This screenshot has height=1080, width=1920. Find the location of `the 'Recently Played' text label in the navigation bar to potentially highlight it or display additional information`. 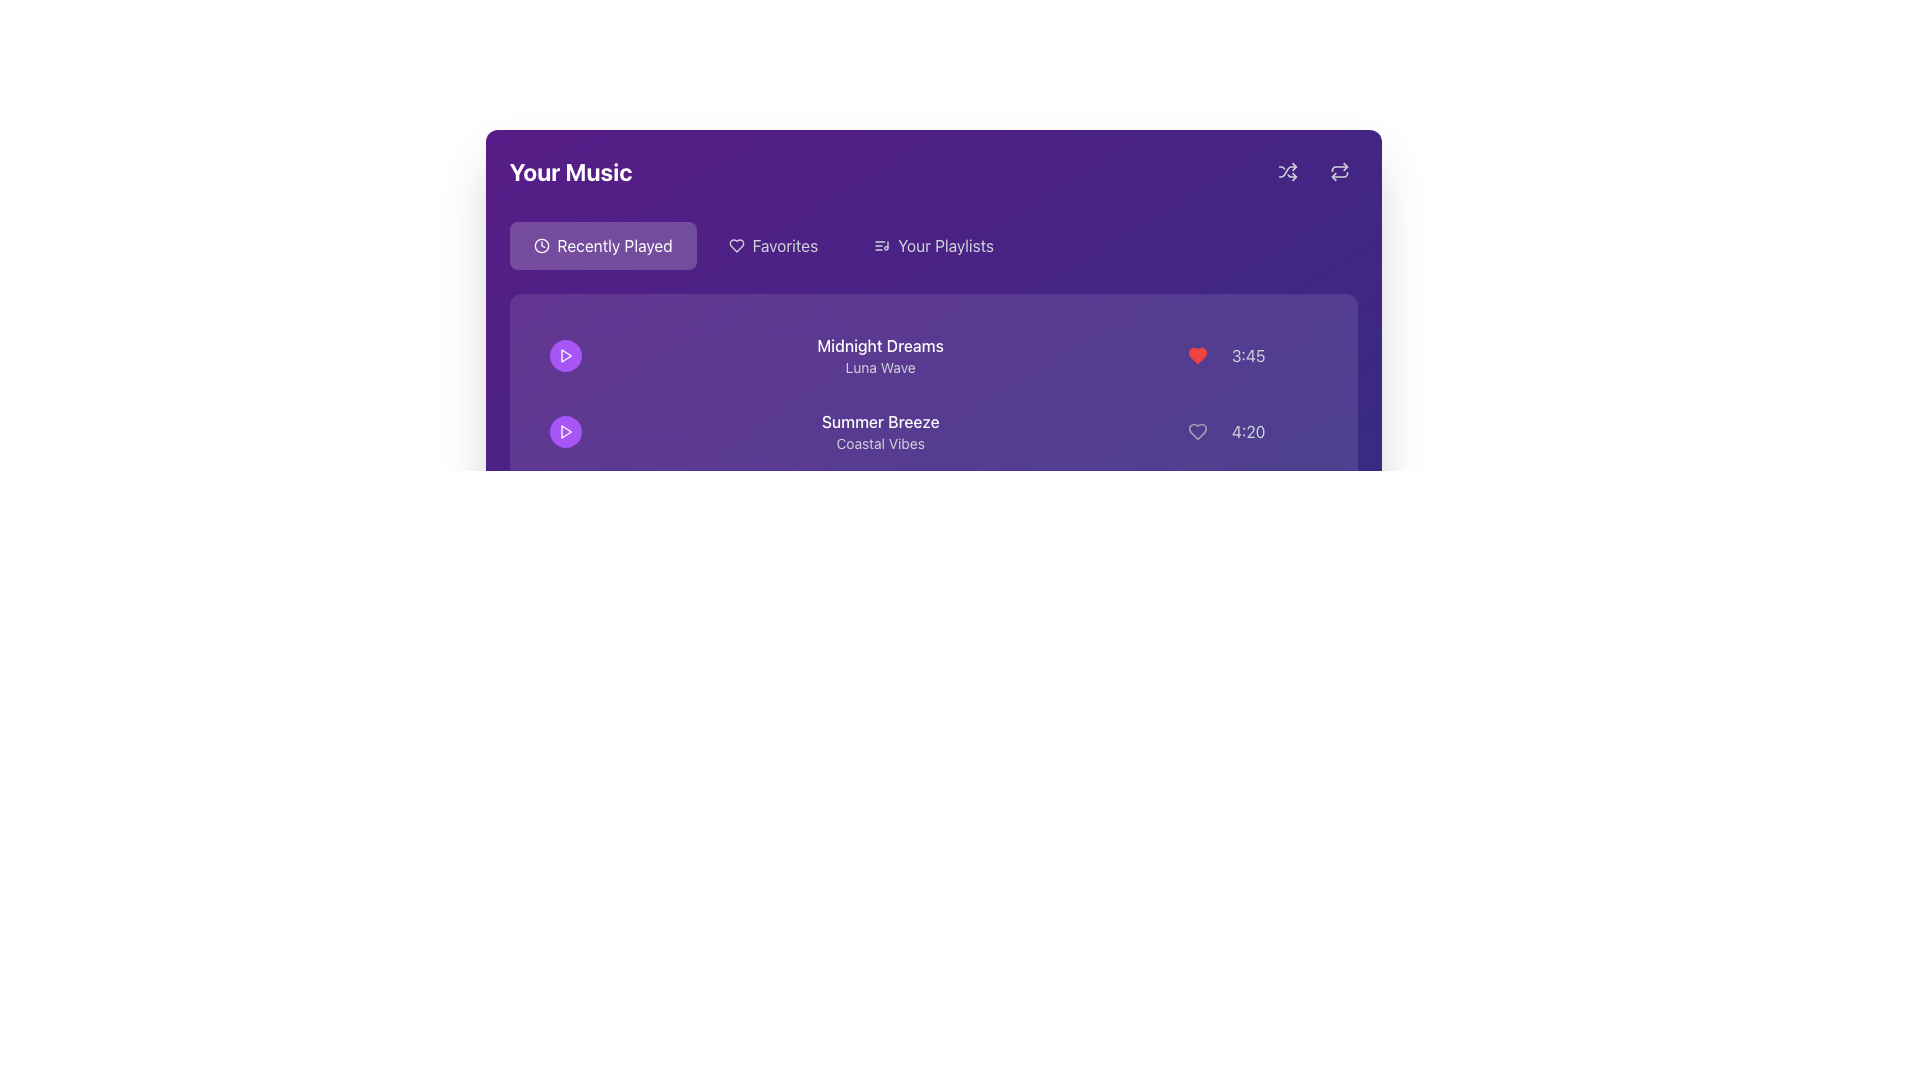

the 'Recently Played' text label in the navigation bar to potentially highlight it or display additional information is located at coordinates (614, 245).